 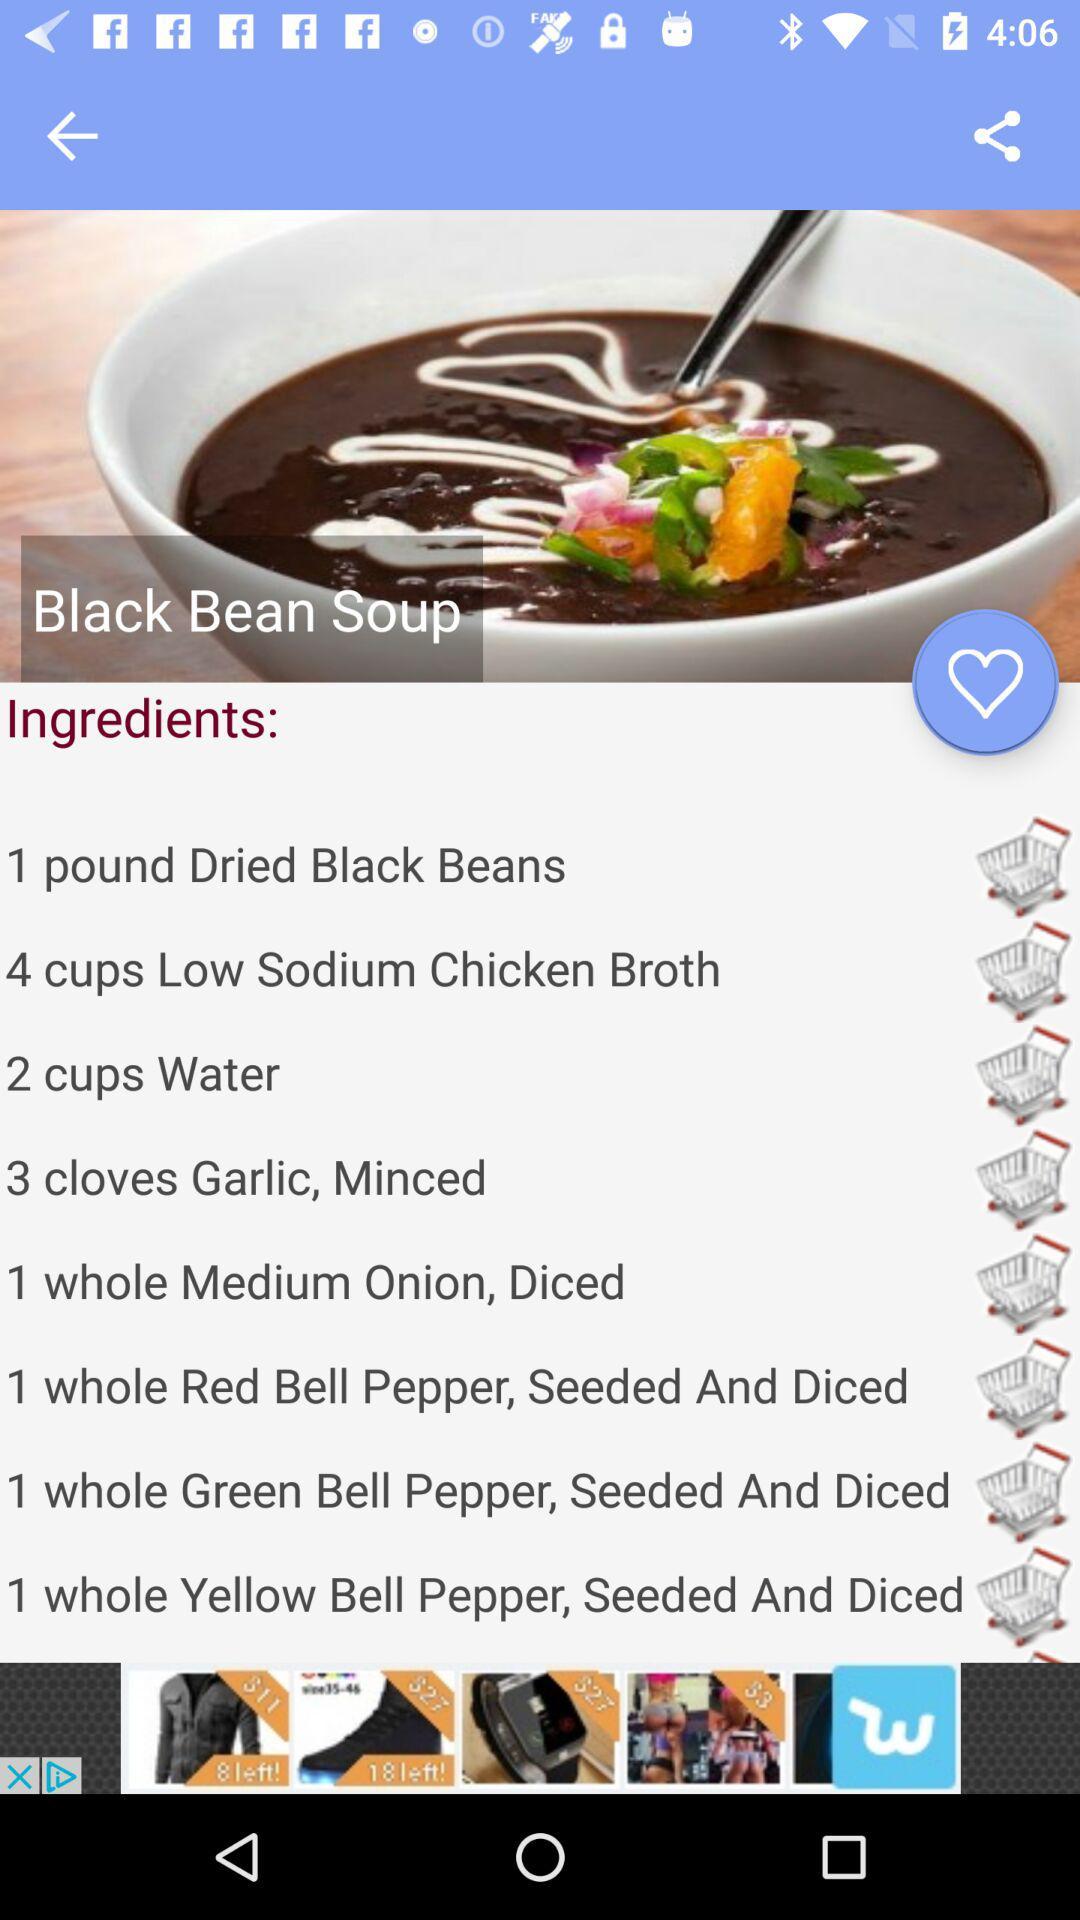 I want to click on share recipe, so click(x=997, y=135).